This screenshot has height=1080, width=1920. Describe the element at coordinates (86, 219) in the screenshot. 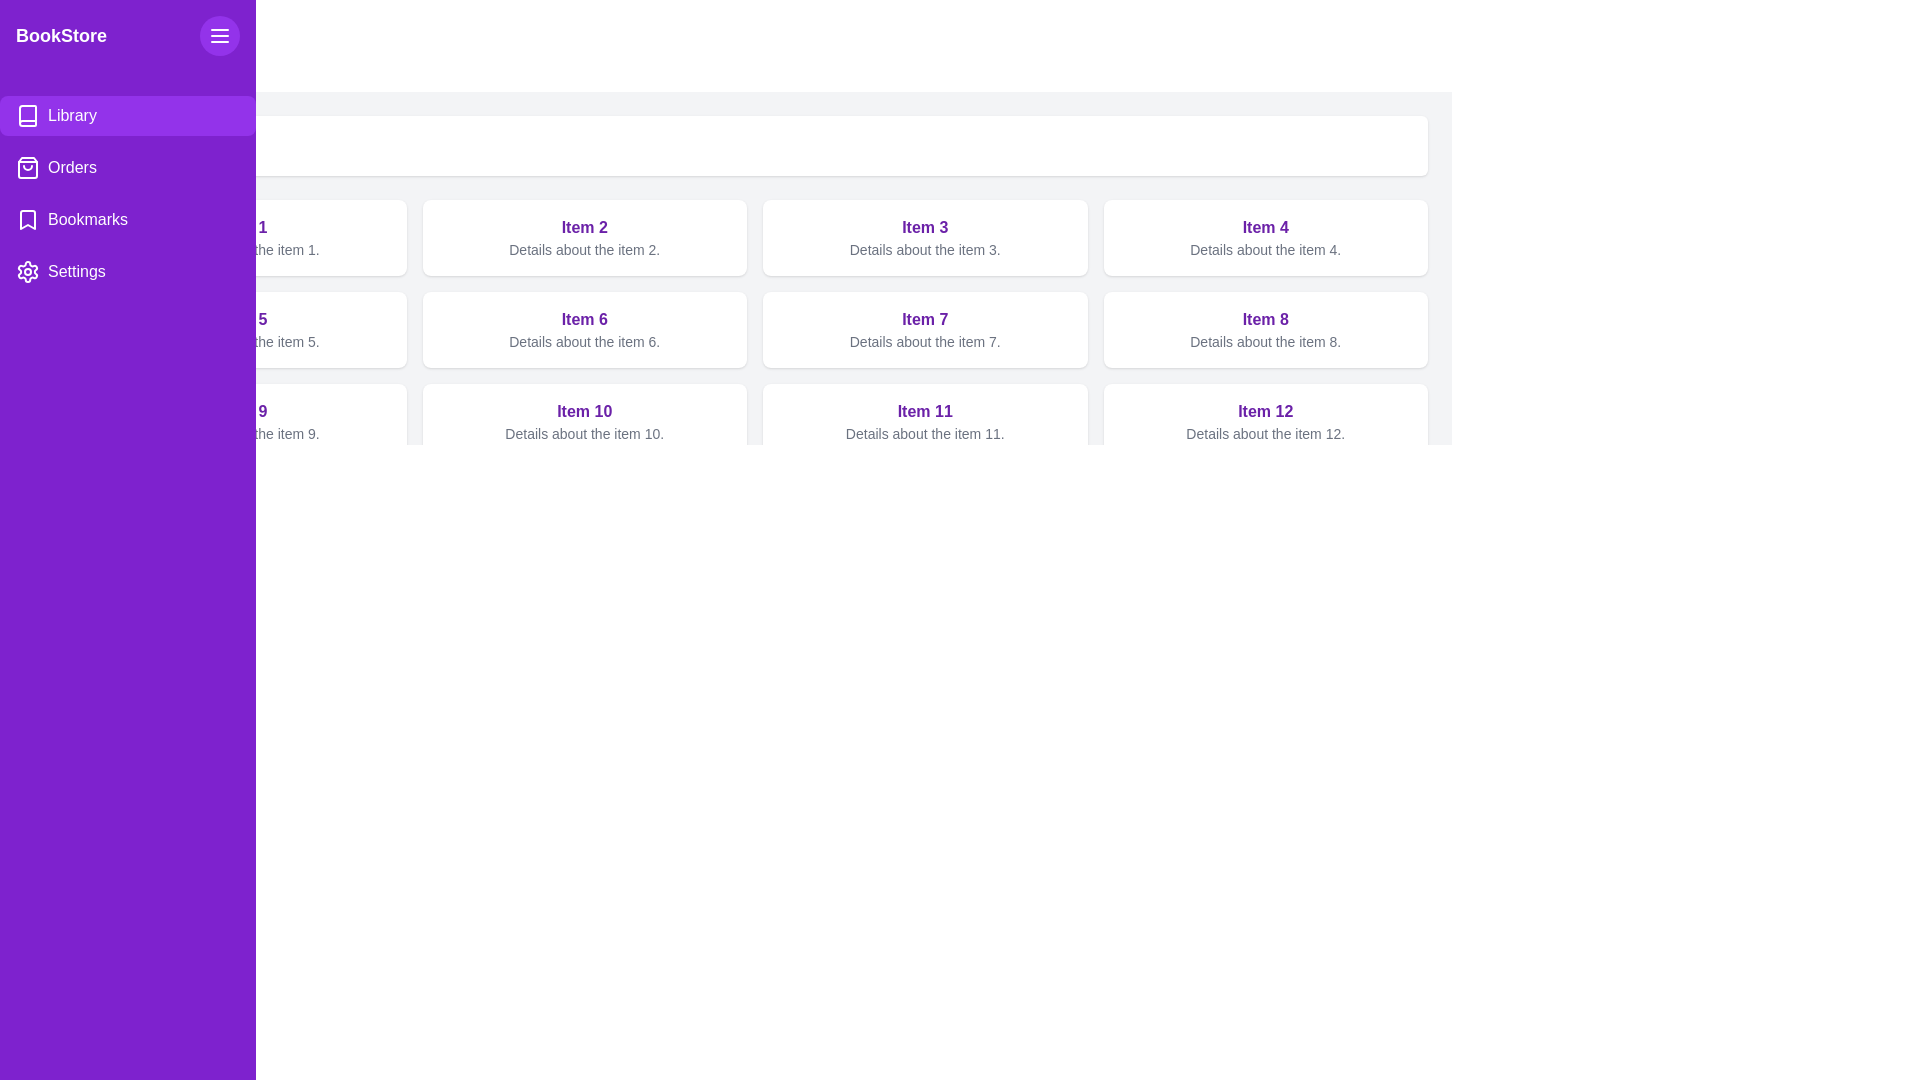

I see `the 'Bookmarks' text label in the vertical navigation menu, which is the third item below 'Orders' and above 'Settings'` at that location.